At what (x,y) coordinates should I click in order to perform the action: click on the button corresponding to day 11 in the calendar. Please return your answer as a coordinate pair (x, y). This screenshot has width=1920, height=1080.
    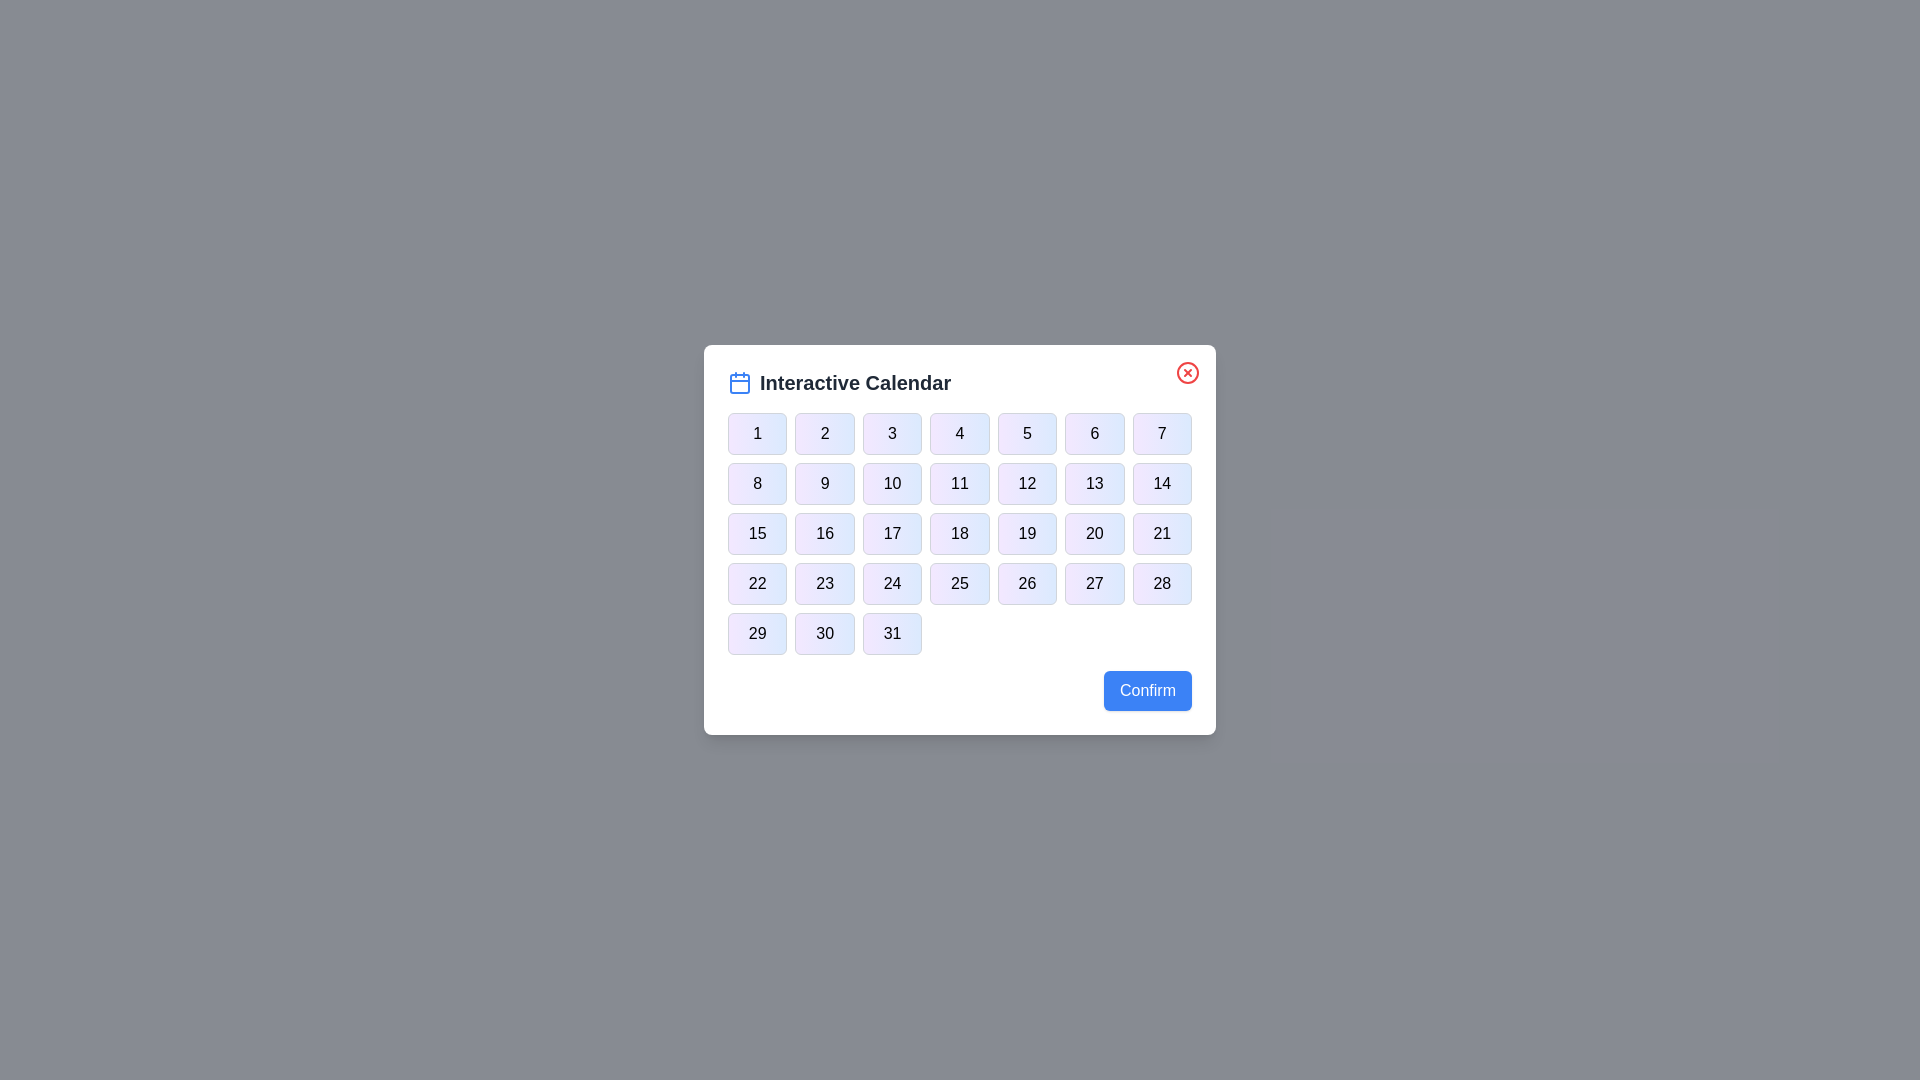
    Looking at the image, I should click on (960, 483).